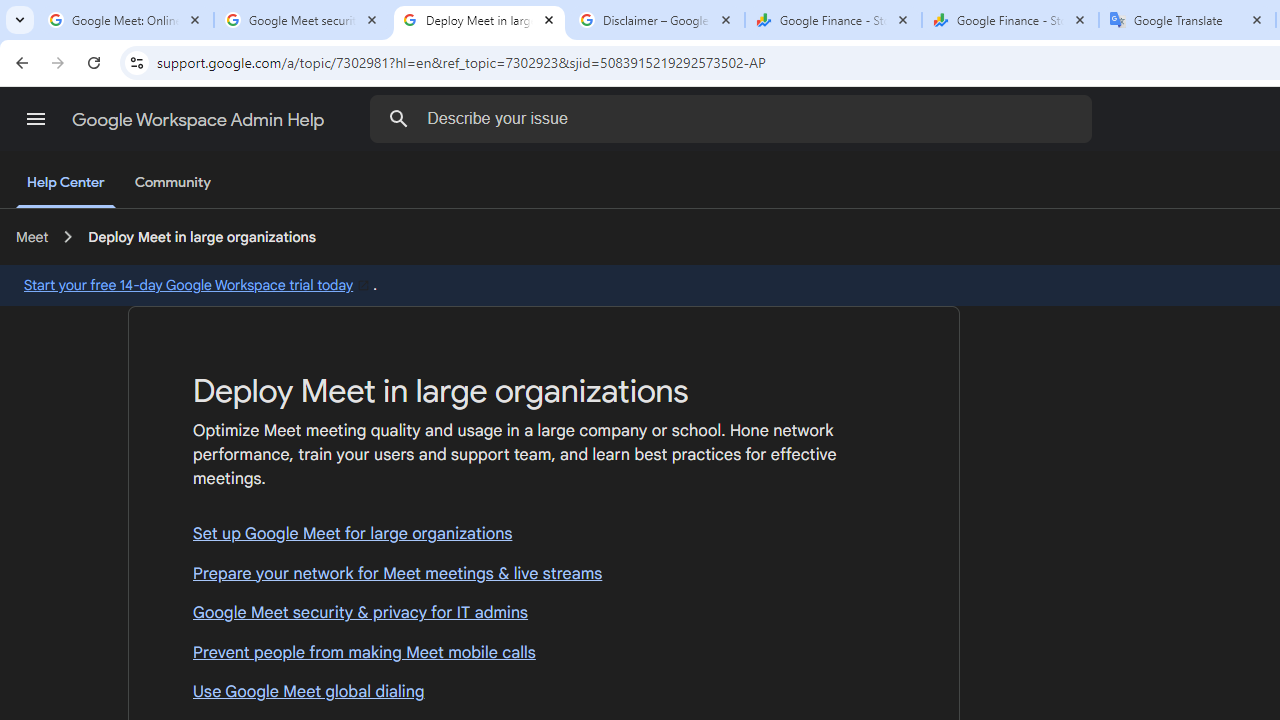 This screenshot has width=1280, height=720. What do you see at coordinates (172, 183) in the screenshot?
I see `'Community'` at bounding box center [172, 183].